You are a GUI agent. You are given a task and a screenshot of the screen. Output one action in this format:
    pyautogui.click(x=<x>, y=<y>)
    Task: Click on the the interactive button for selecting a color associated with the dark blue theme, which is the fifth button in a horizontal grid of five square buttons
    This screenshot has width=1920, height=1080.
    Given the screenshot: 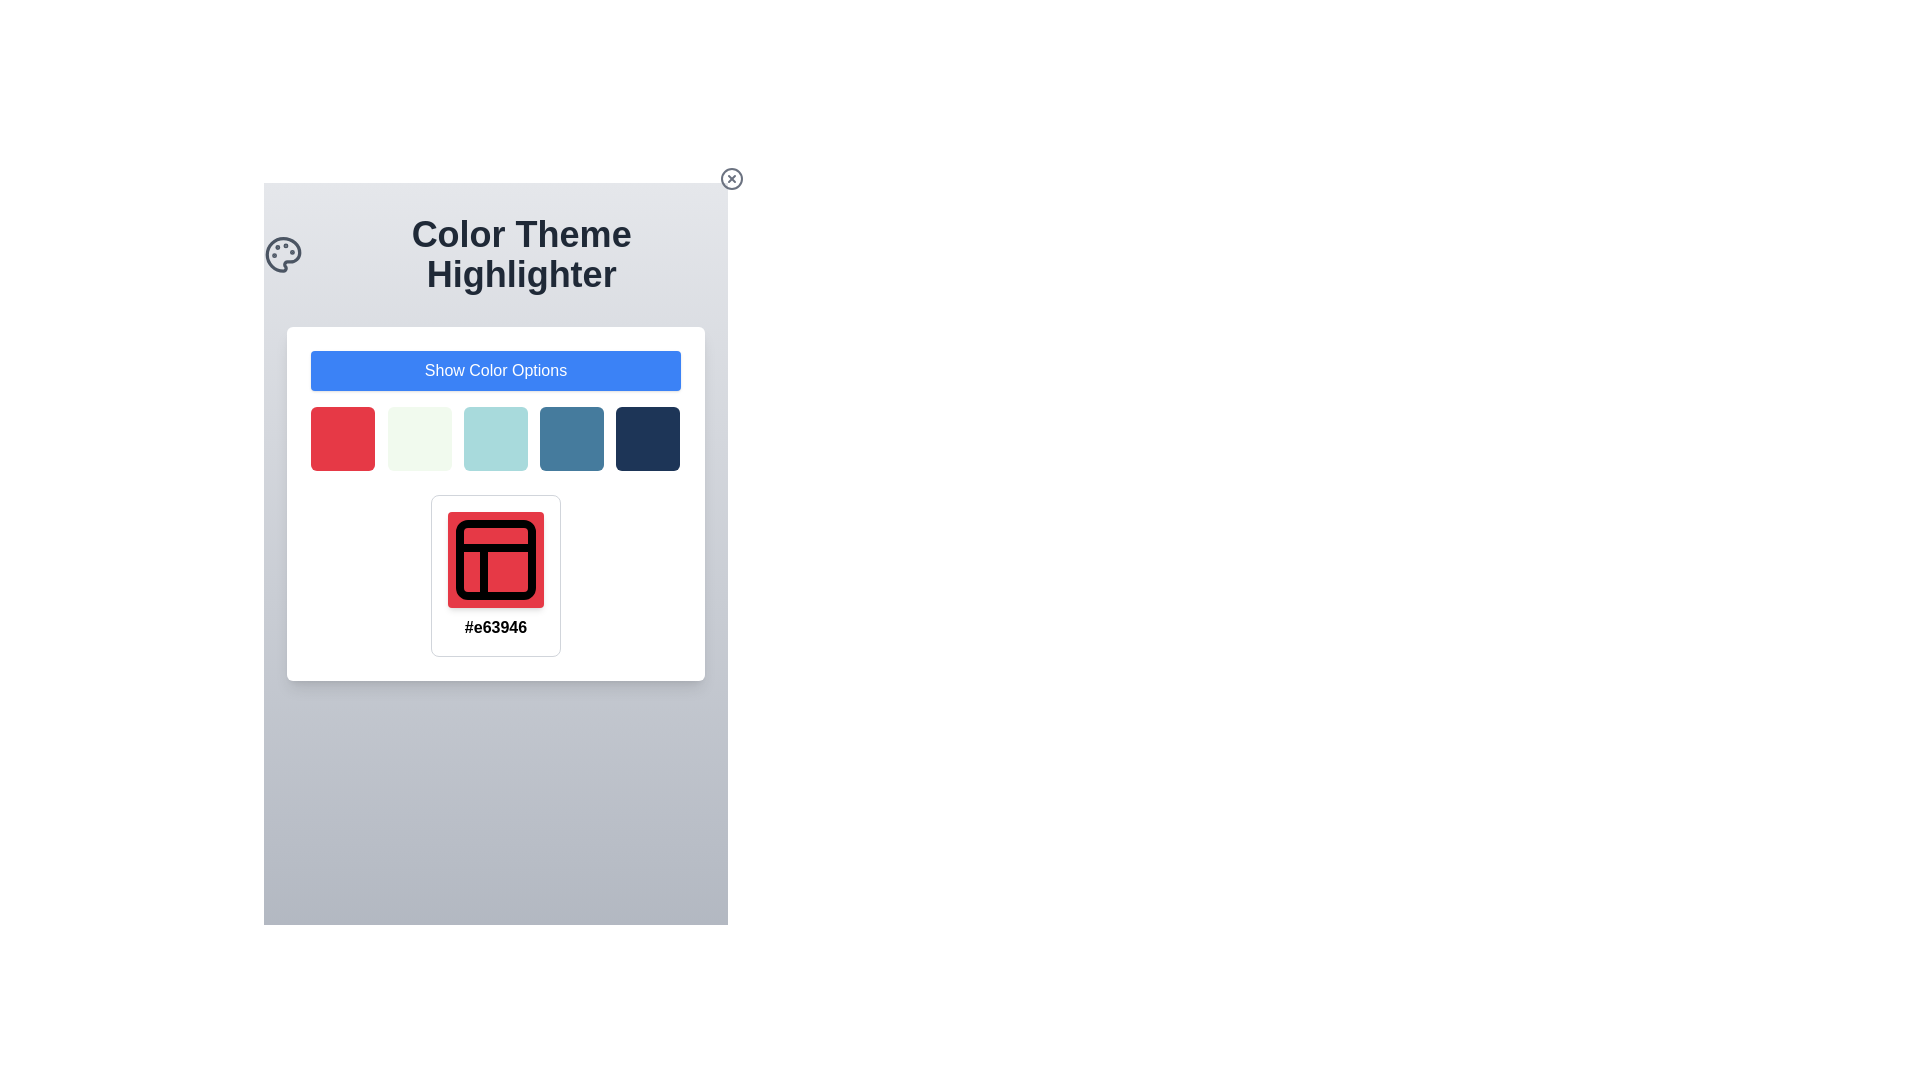 What is the action you would take?
    pyautogui.click(x=648, y=438)
    